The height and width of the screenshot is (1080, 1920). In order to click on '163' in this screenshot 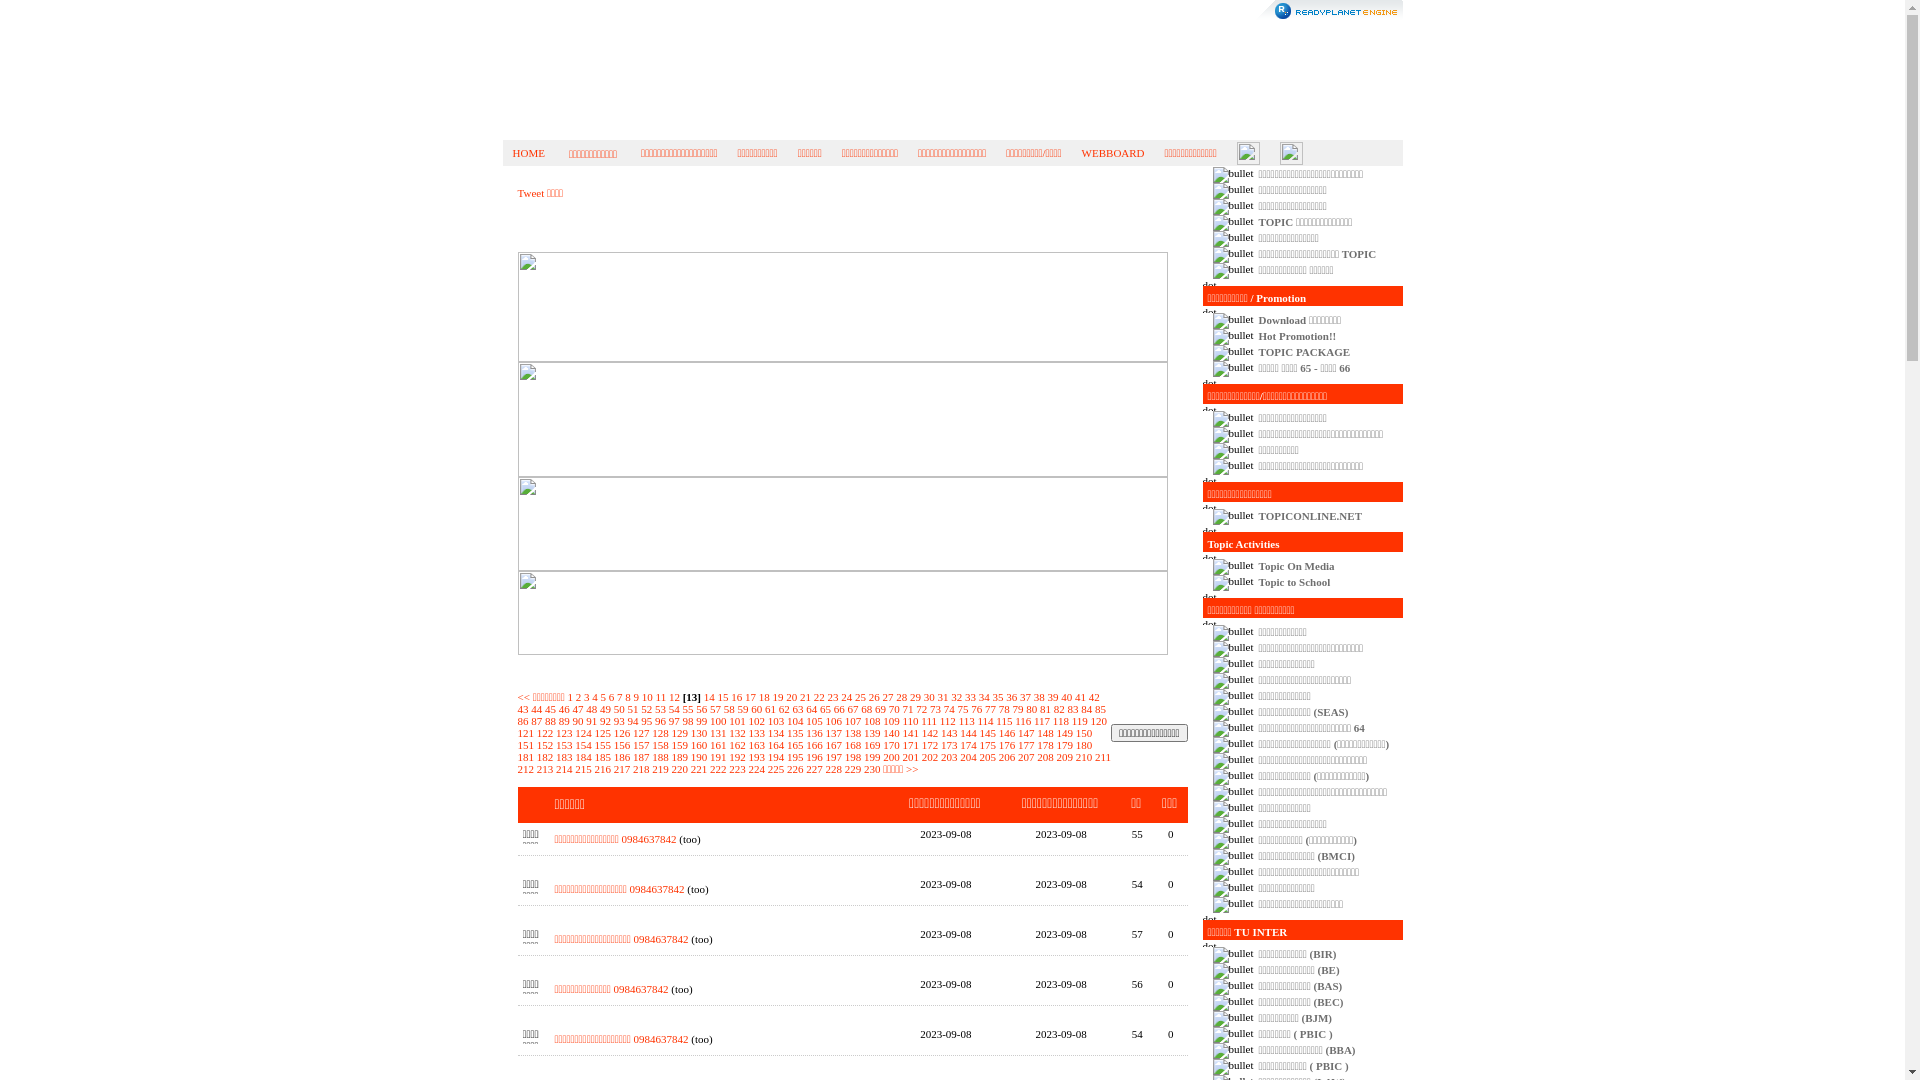, I will do `click(755, 744)`.